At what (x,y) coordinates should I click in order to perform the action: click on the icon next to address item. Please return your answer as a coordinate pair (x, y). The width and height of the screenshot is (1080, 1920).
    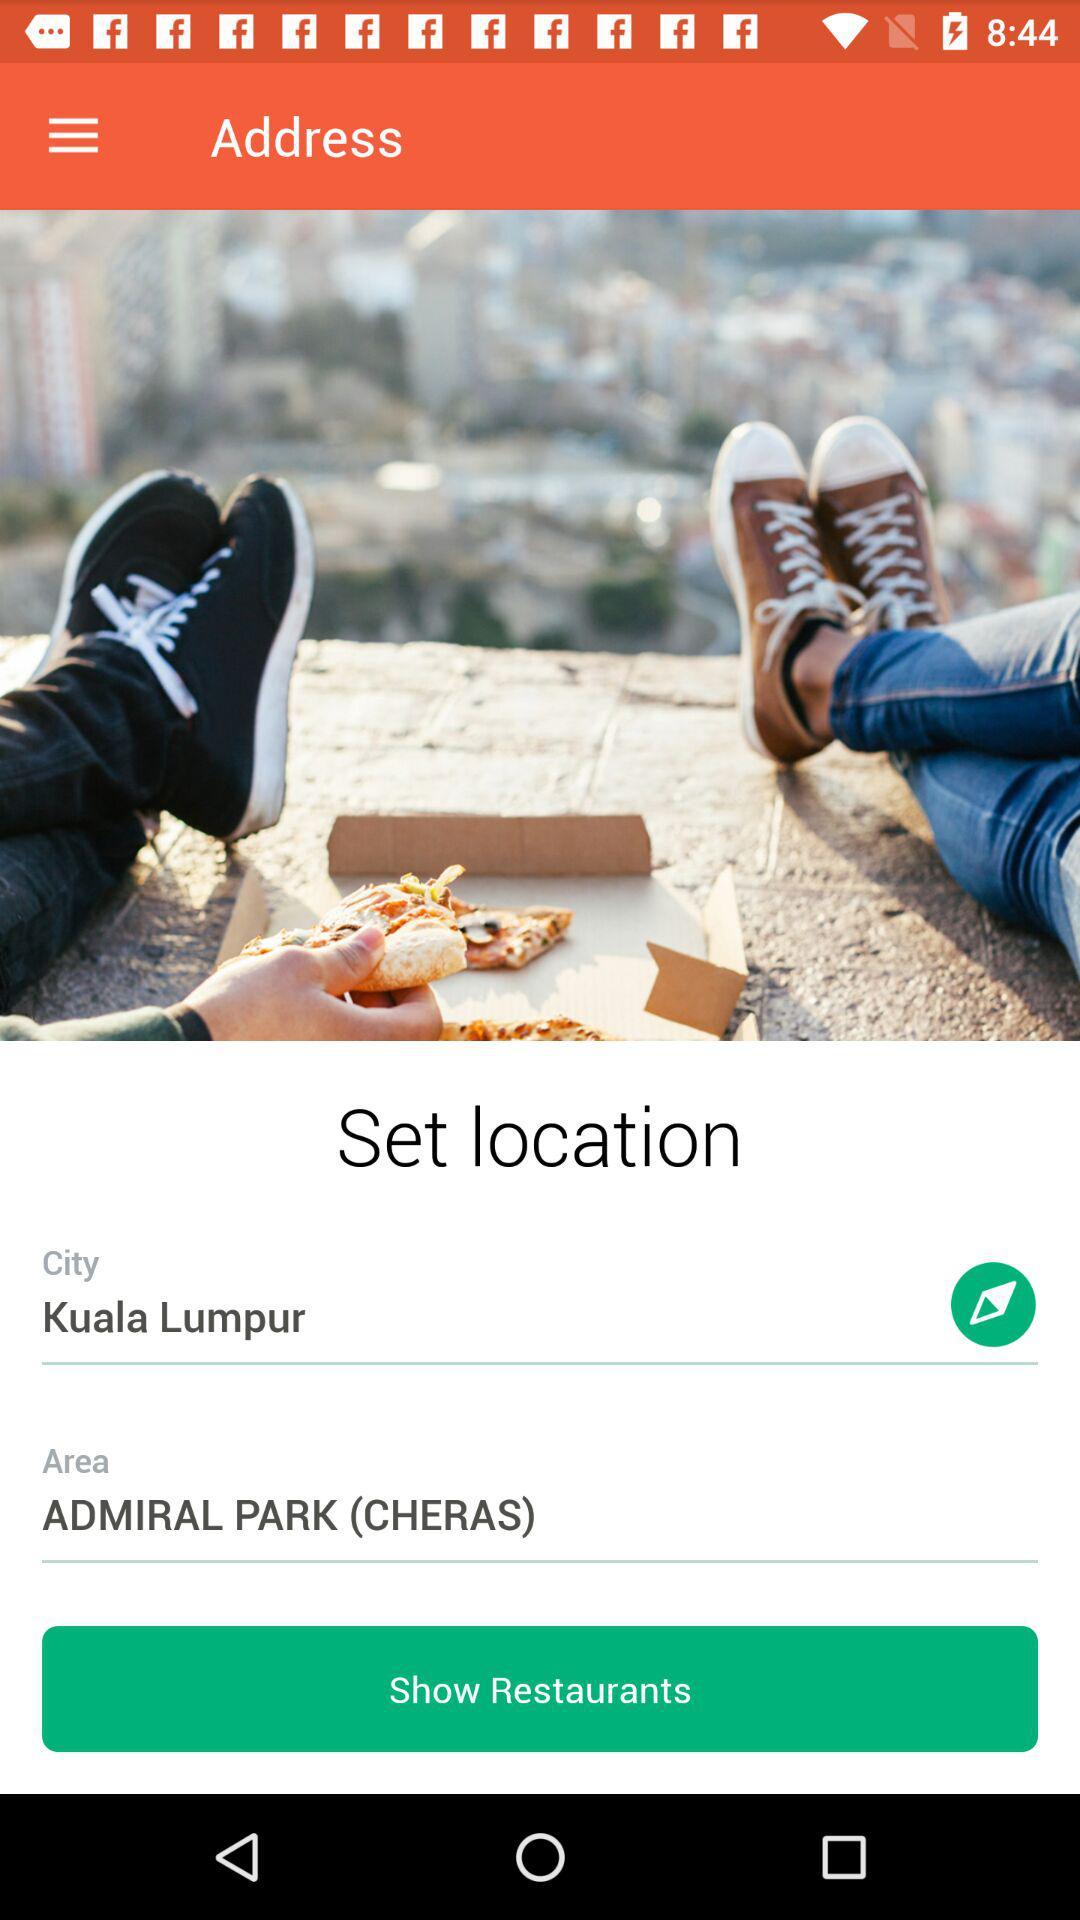
    Looking at the image, I should click on (72, 135).